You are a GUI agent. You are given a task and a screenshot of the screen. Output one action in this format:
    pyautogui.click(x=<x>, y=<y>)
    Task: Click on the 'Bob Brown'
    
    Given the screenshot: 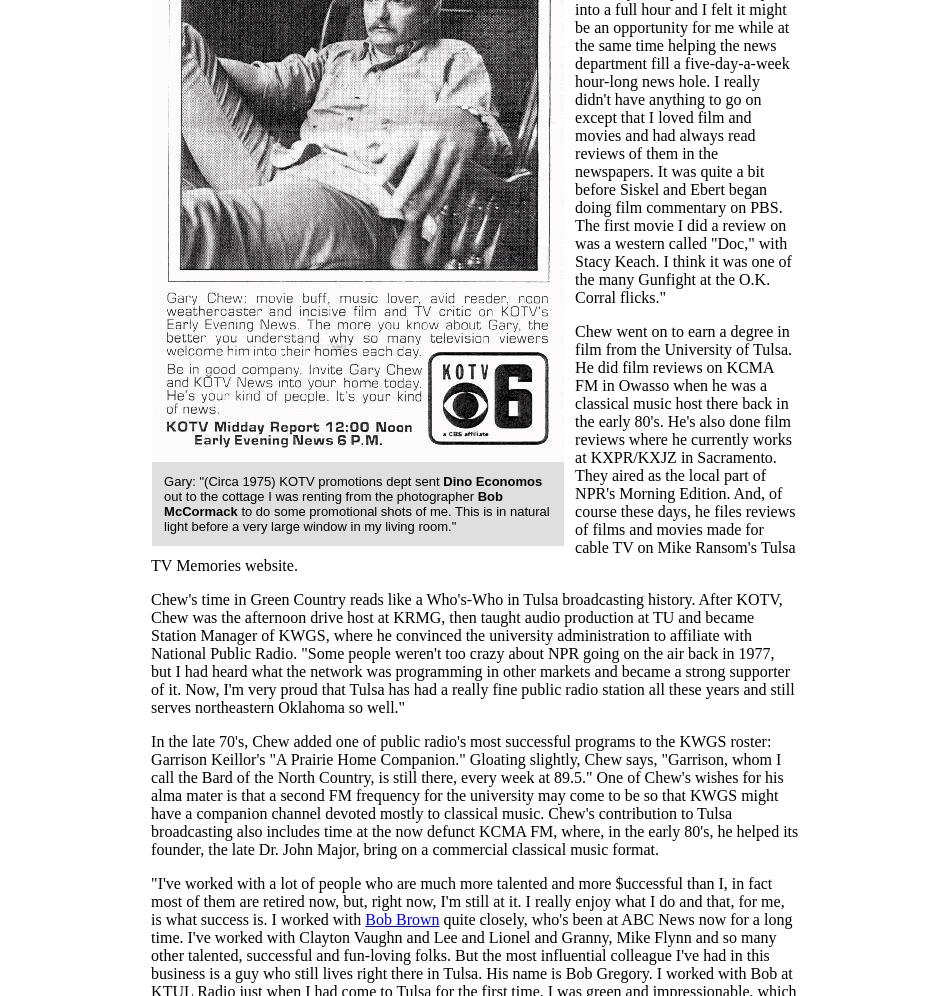 What is the action you would take?
    pyautogui.click(x=401, y=919)
    